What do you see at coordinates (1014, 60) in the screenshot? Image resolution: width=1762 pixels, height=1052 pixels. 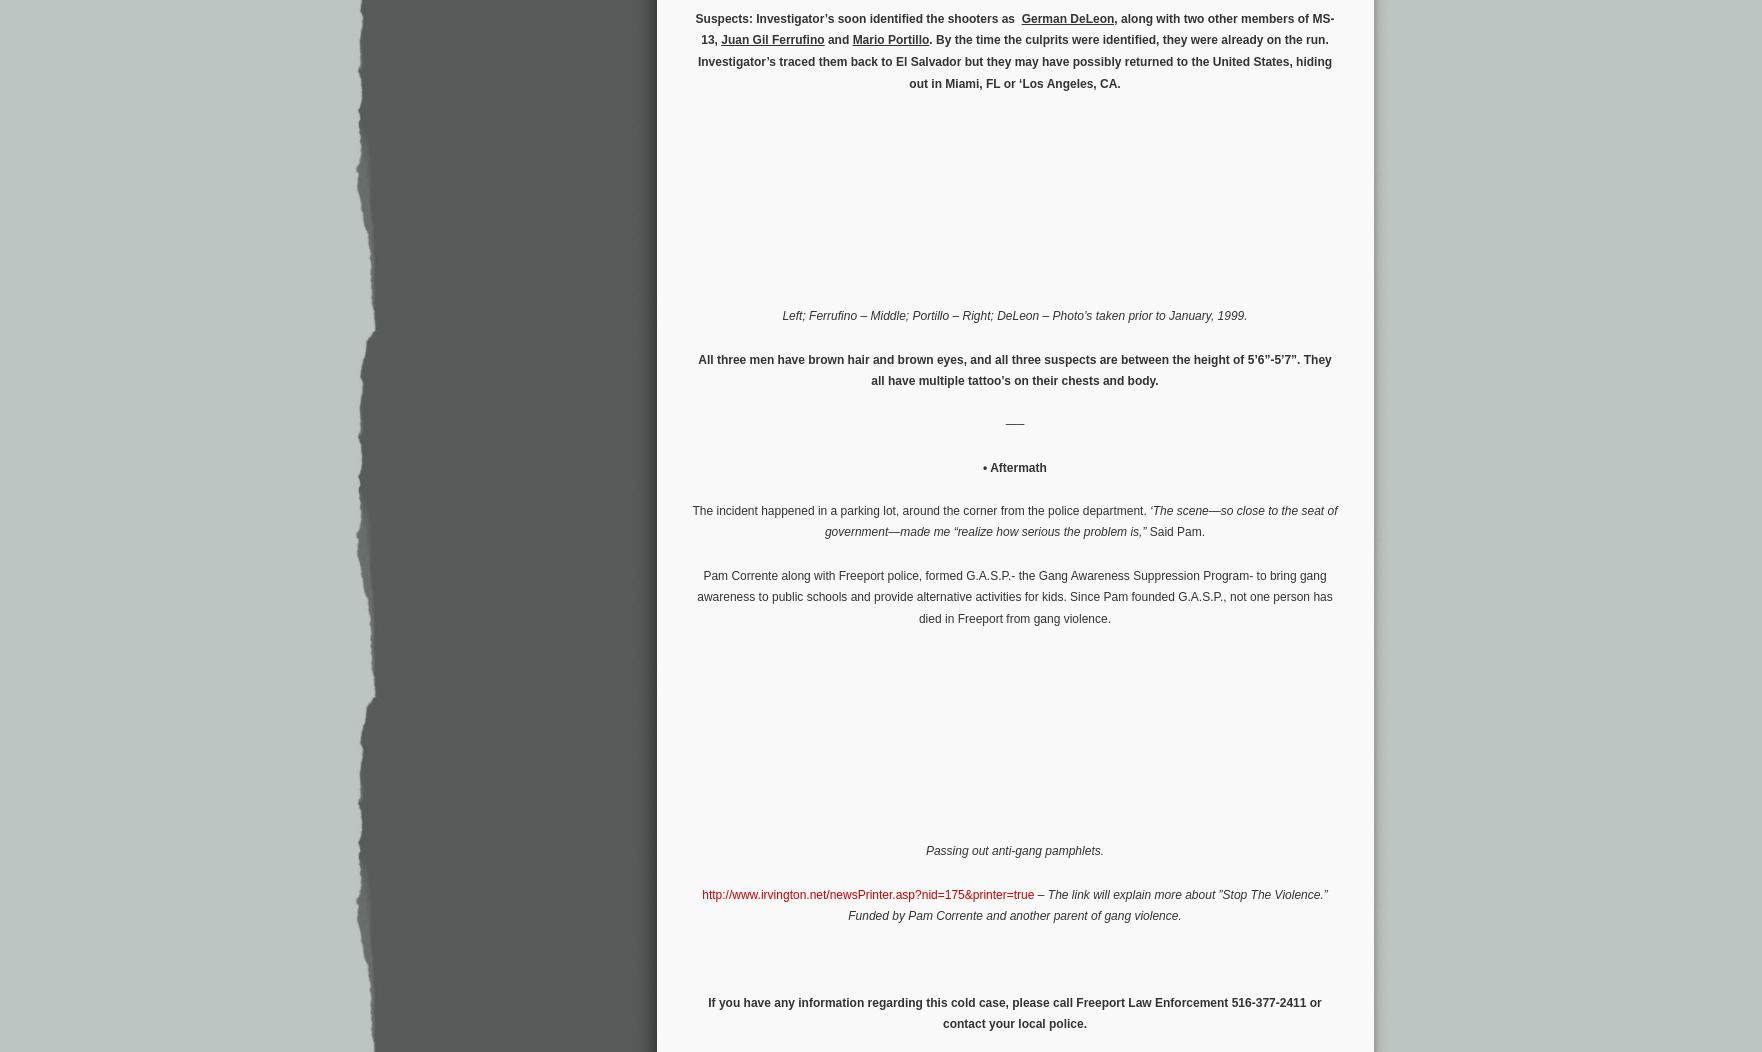 I see `'. By the time the culprits were identified, they were already on the run. Investigator’s traced them back to El Salvador but they may have possibly returned to the United States, hiding out in Miami, FL or ‘Los Angeles, CA.'` at bounding box center [1014, 60].